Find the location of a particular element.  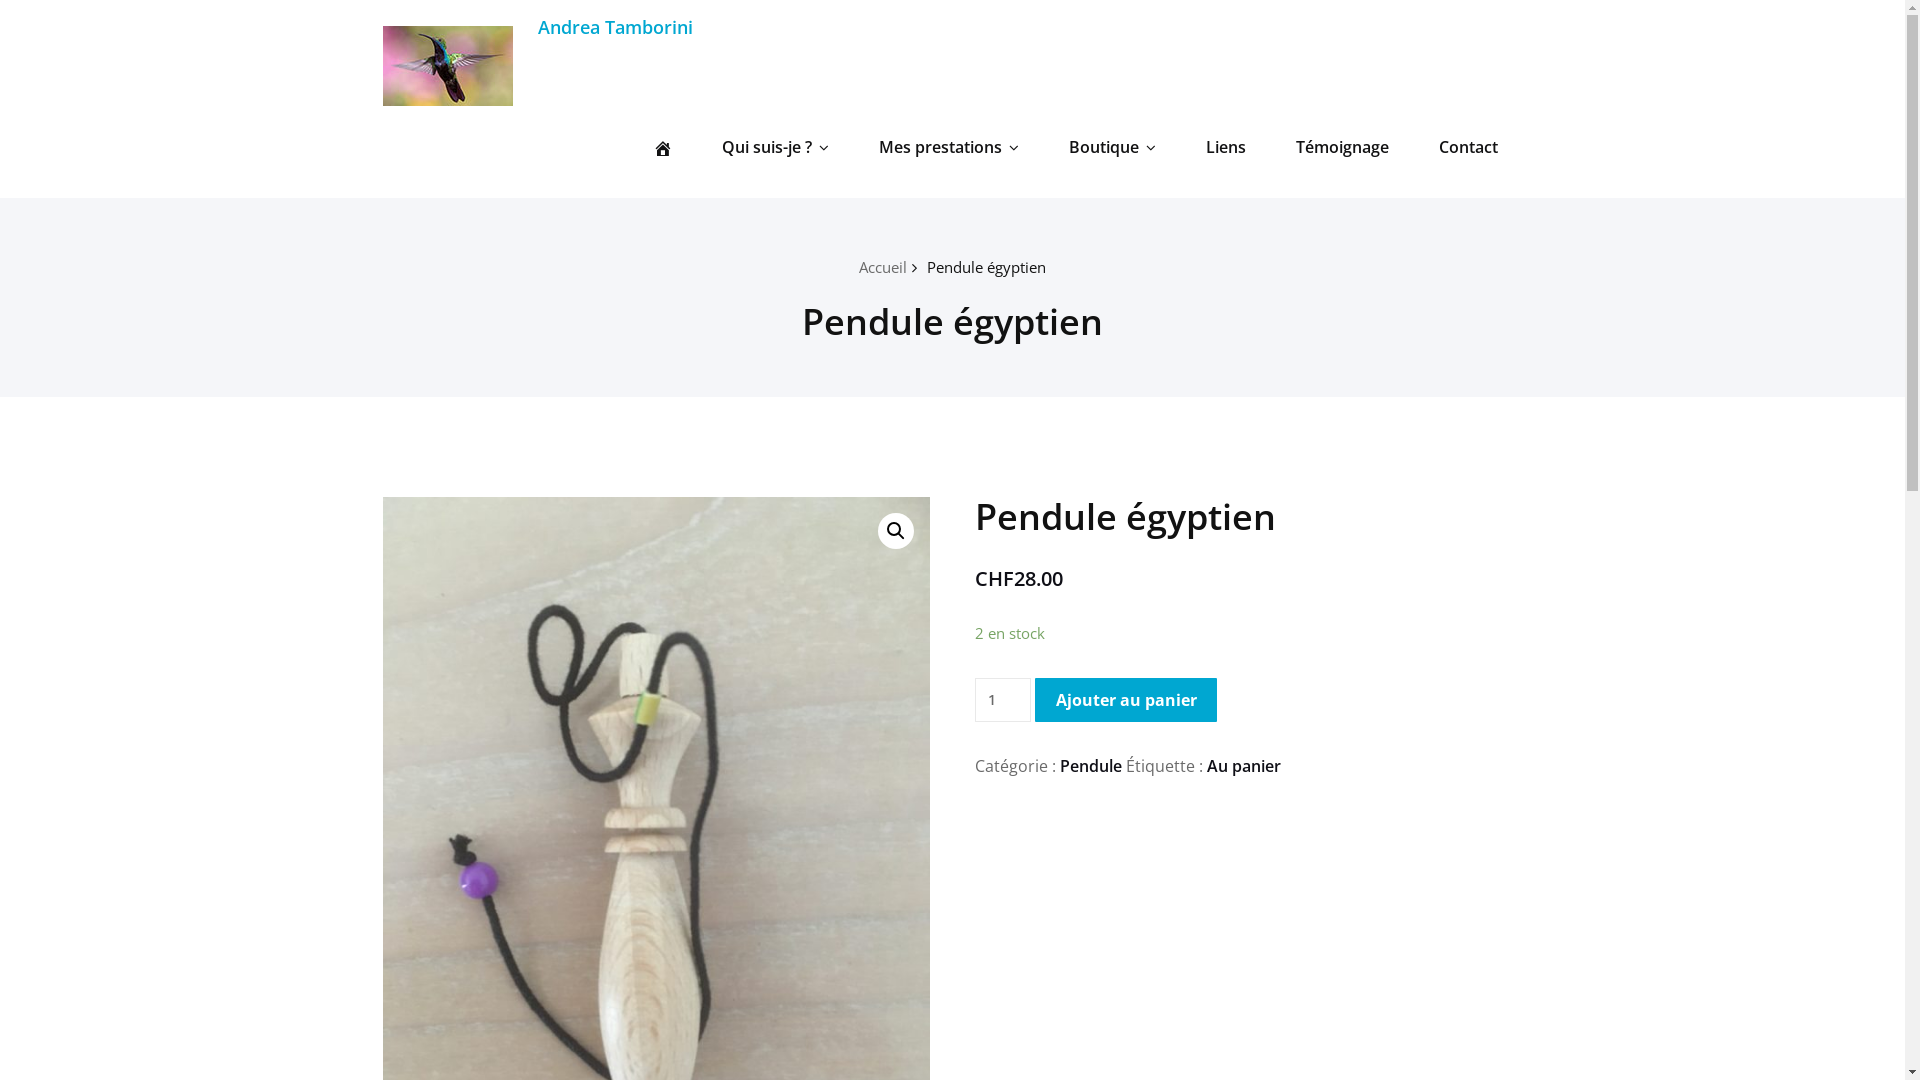

'Qui suis-je ?' is located at coordinates (773, 145).